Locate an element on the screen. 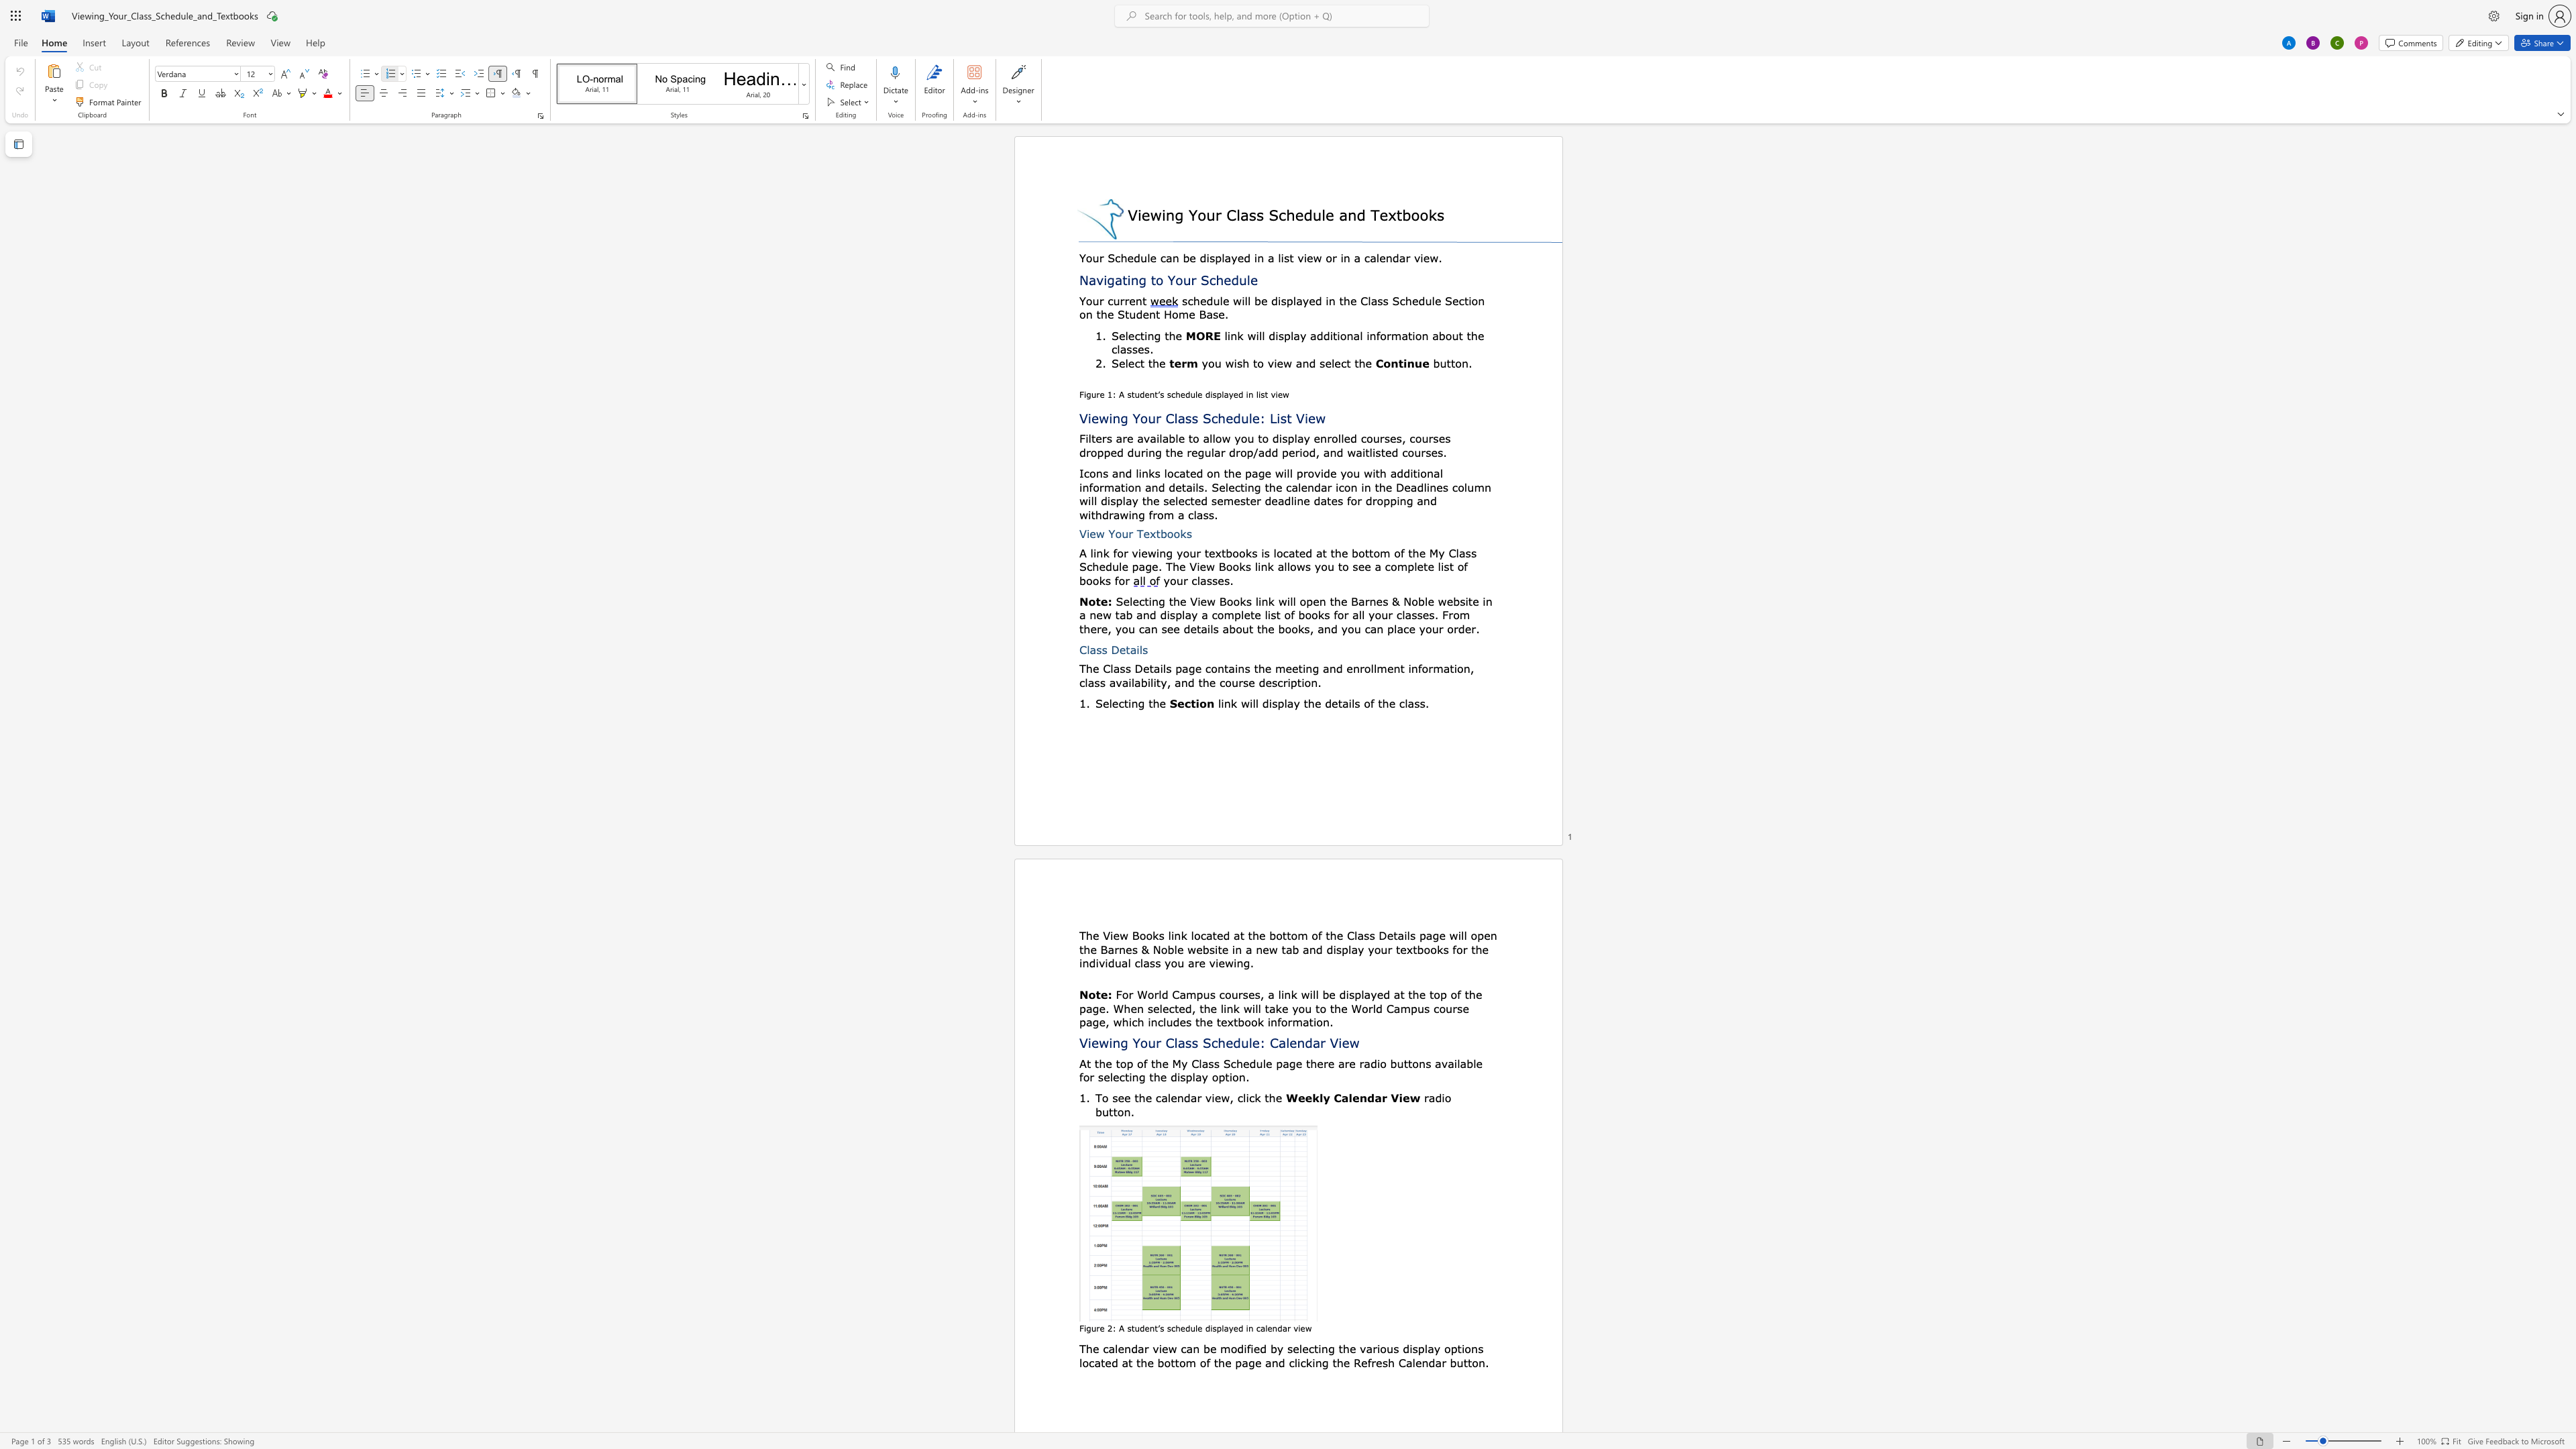  the 2th character "u" in the text is located at coordinates (1116, 300).